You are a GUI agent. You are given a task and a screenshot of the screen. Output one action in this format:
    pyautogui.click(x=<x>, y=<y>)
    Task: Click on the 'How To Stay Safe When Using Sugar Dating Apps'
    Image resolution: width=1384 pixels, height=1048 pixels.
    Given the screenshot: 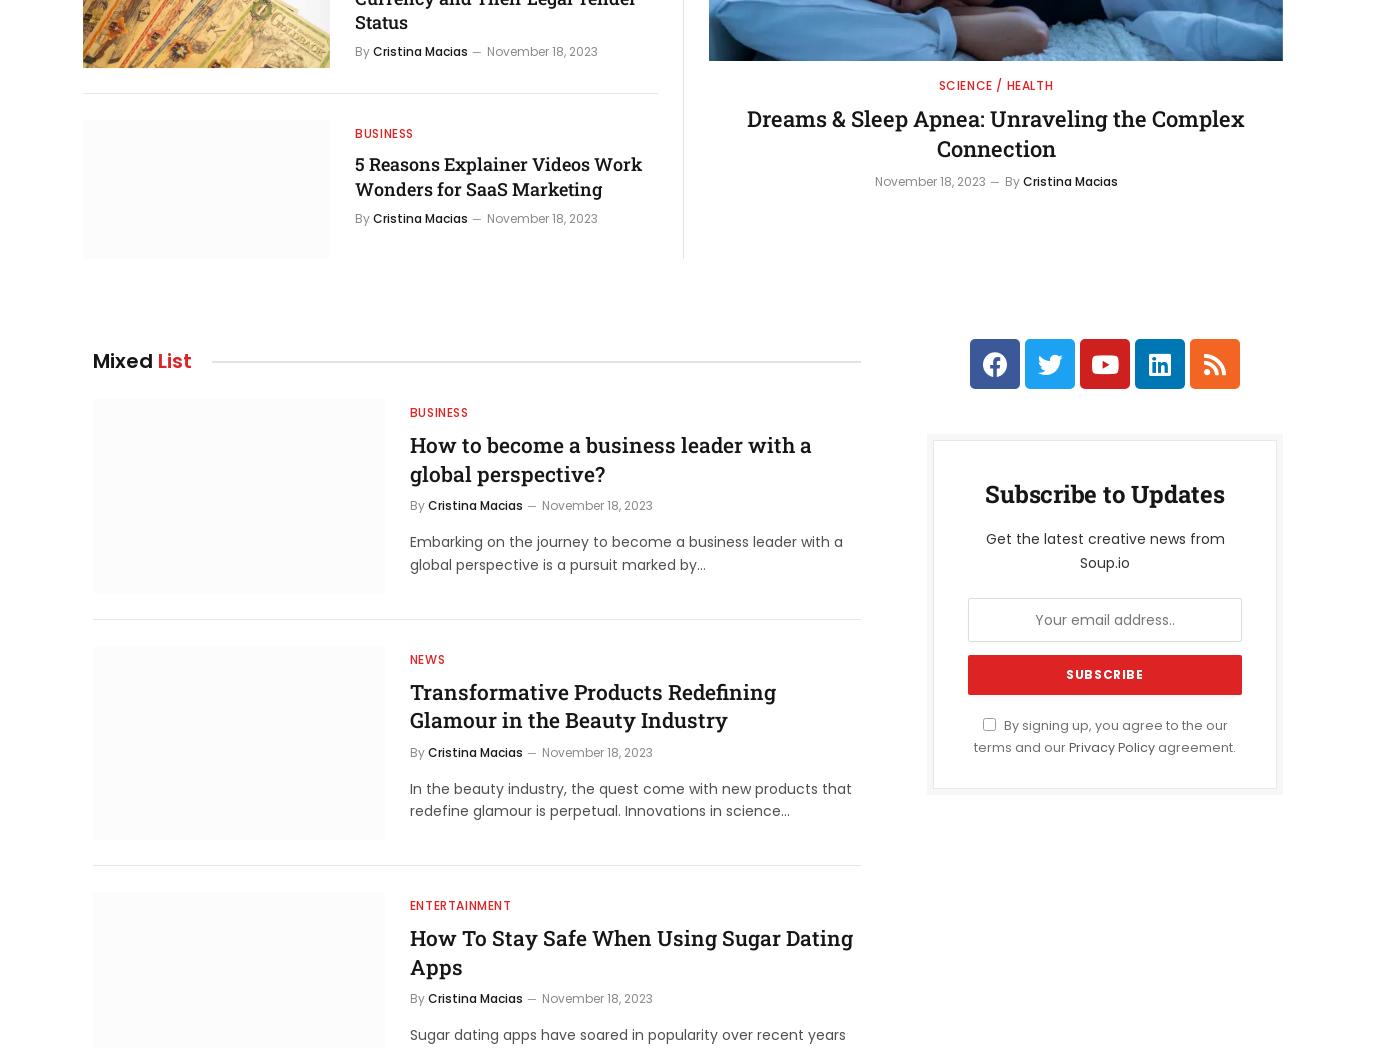 What is the action you would take?
    pyautogui.click(x=408, y=952)
    